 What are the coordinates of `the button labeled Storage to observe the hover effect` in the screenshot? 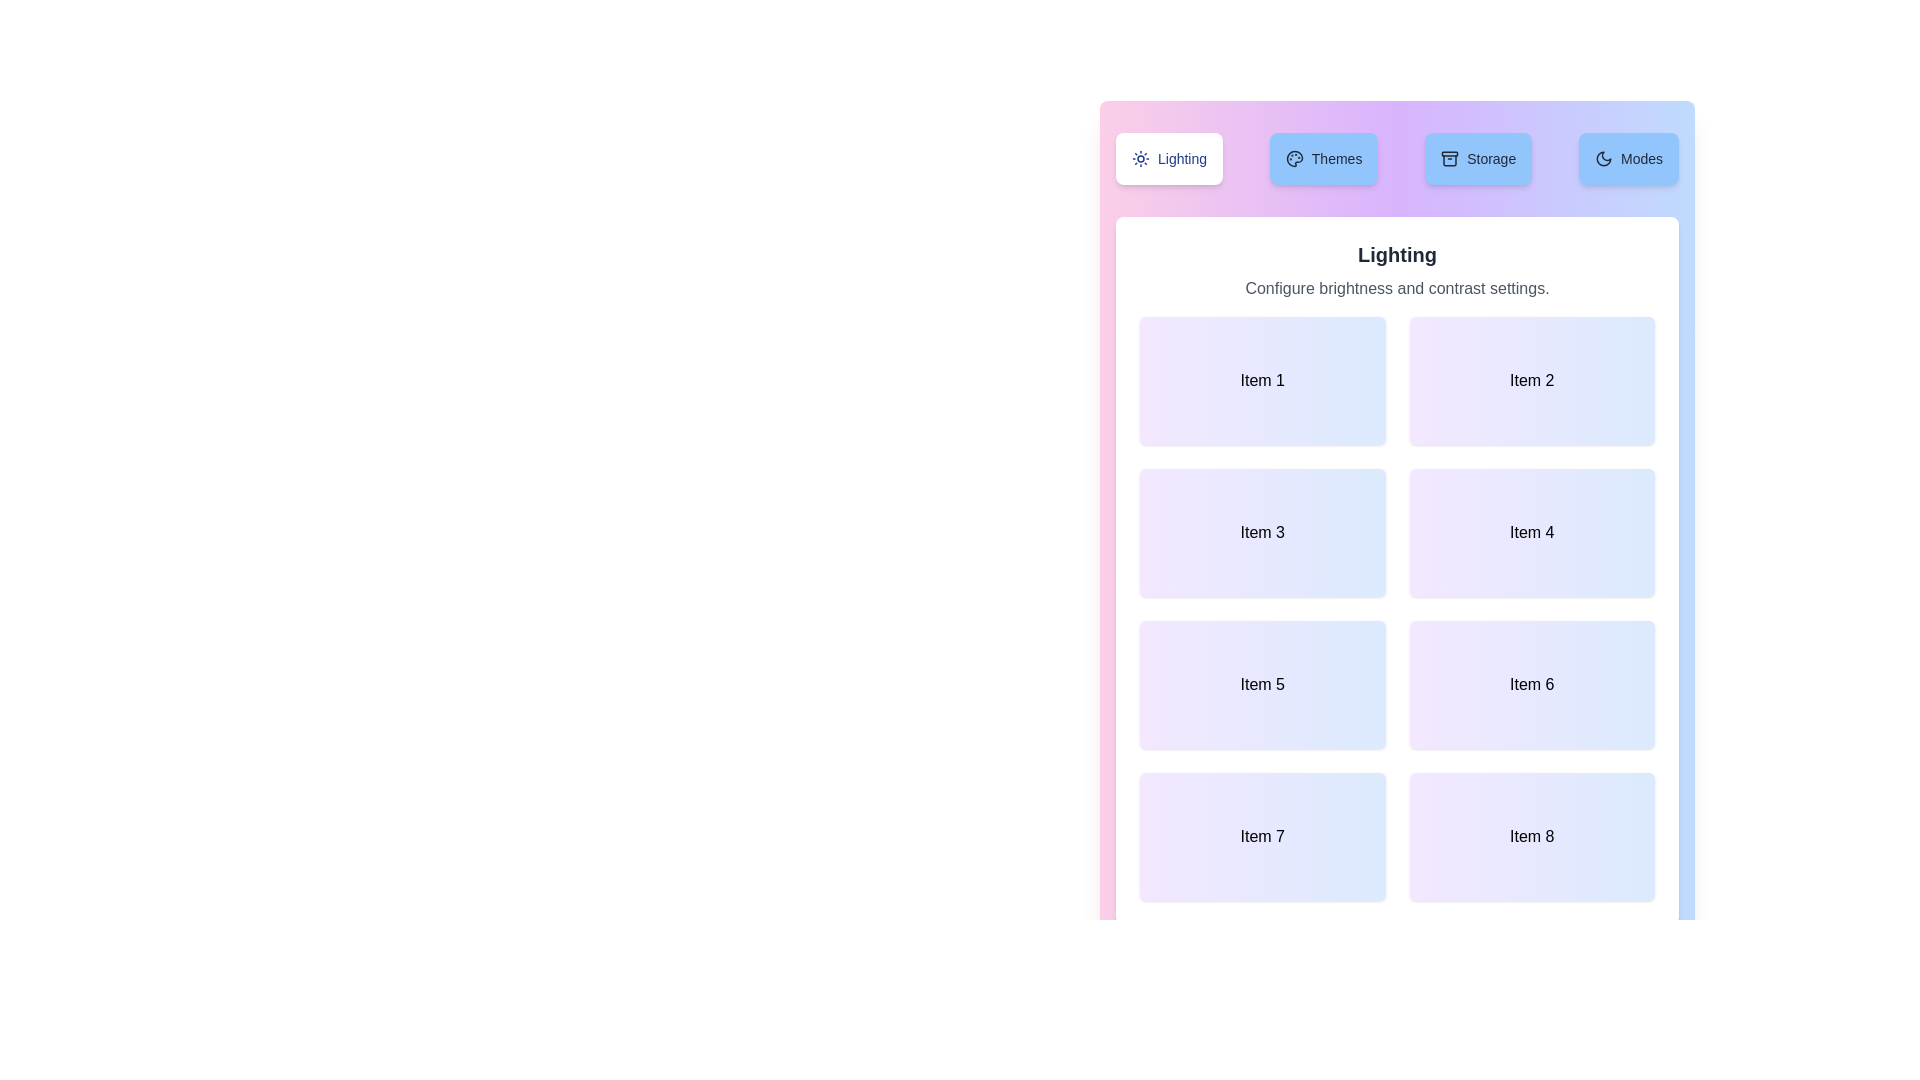 It's located at (1478, 157).